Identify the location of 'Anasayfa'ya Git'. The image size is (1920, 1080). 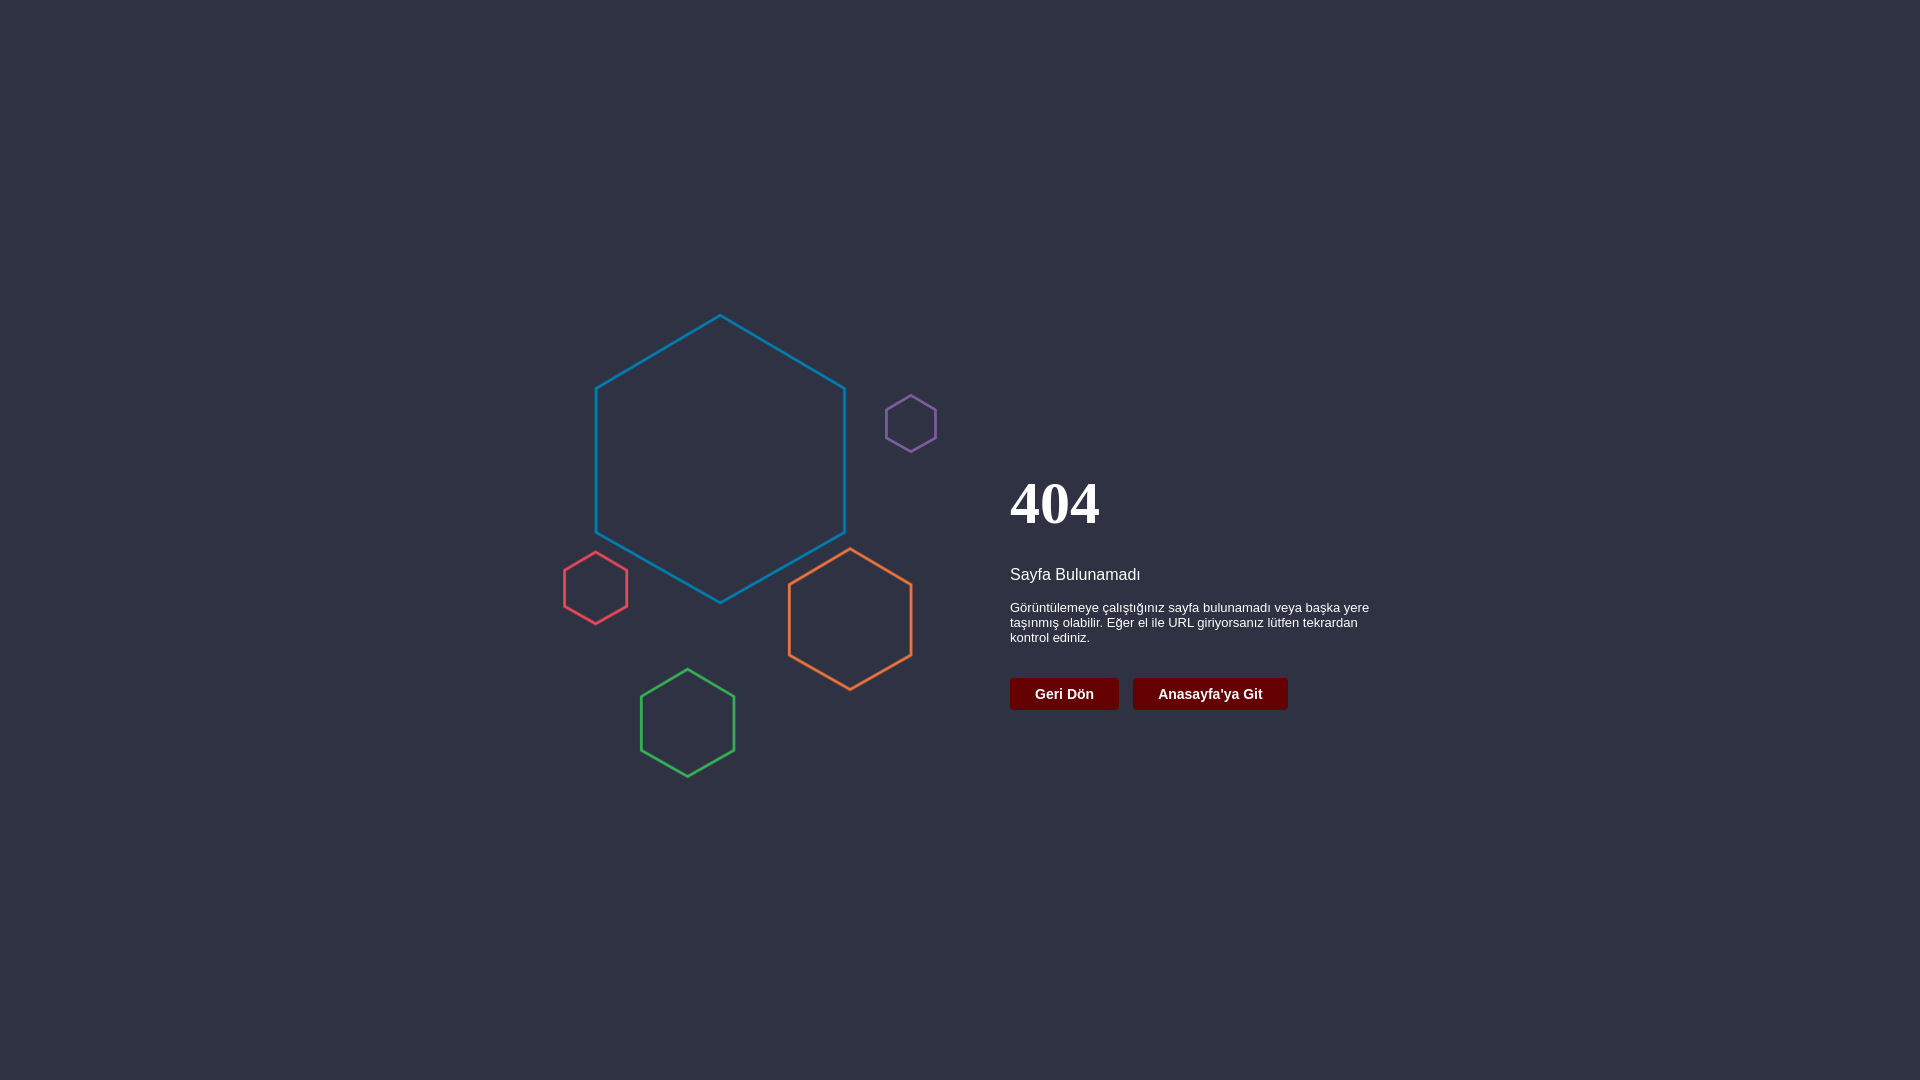
(1209, 693).